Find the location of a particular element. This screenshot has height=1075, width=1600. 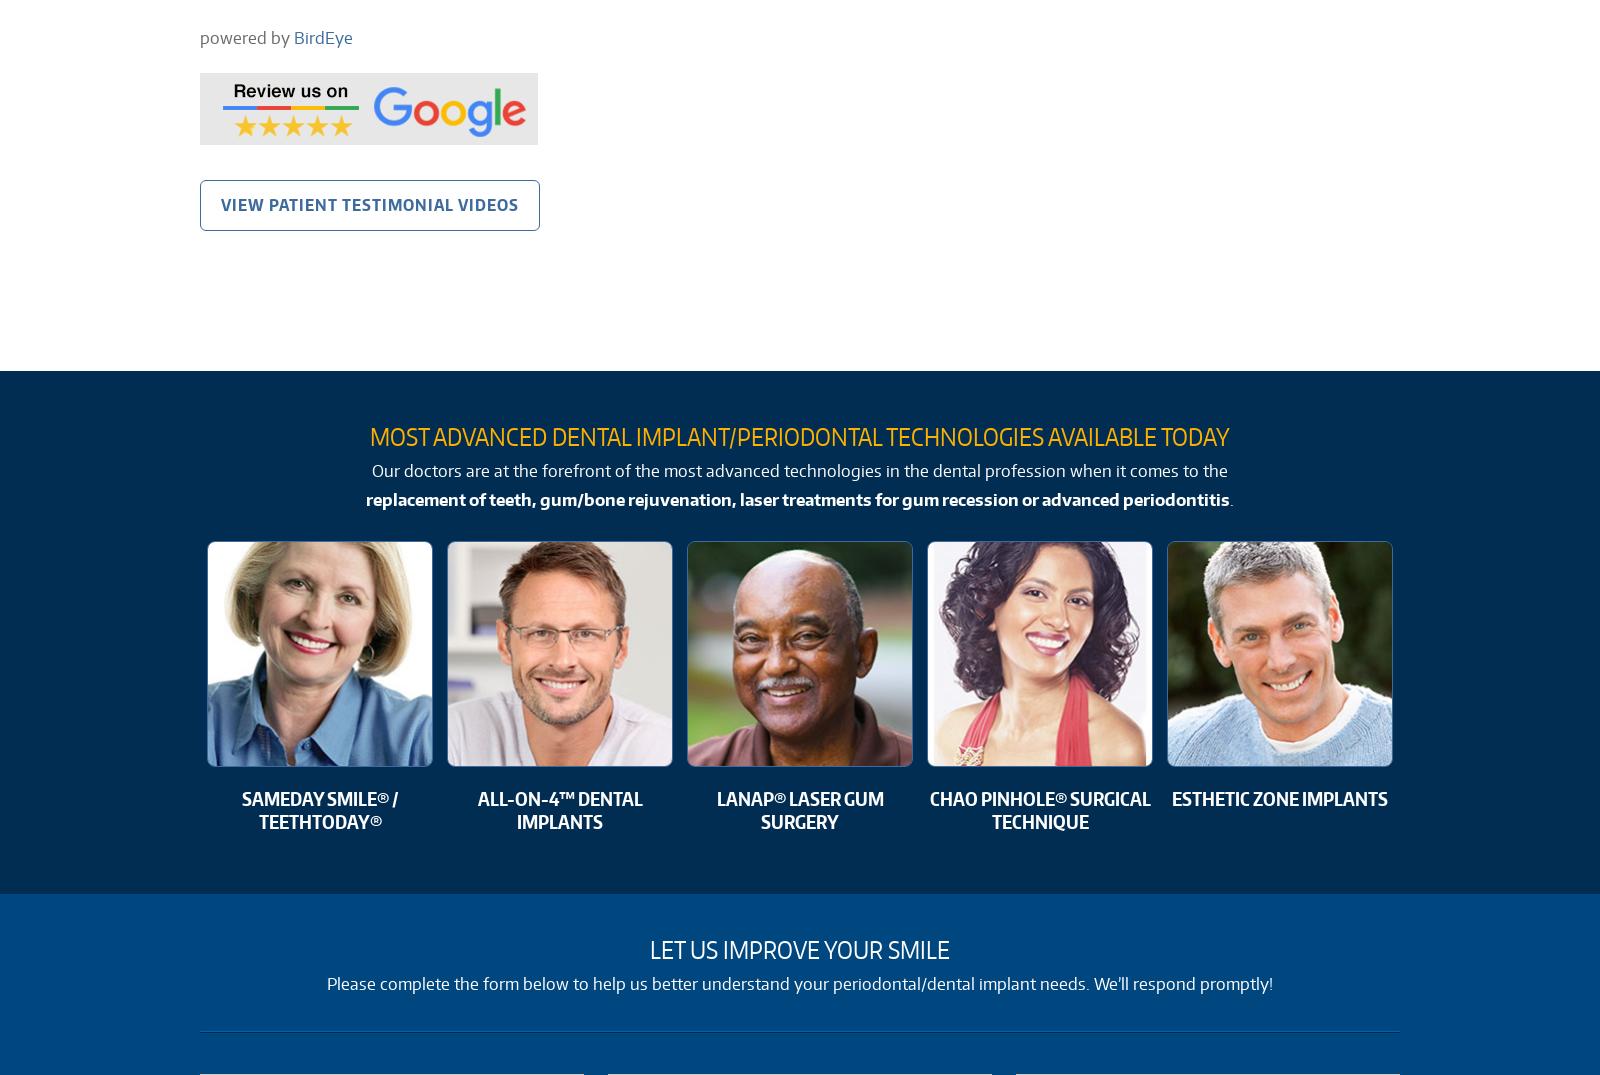

'Esthetic Zone Implants' is located at coordinates (1279, 796).